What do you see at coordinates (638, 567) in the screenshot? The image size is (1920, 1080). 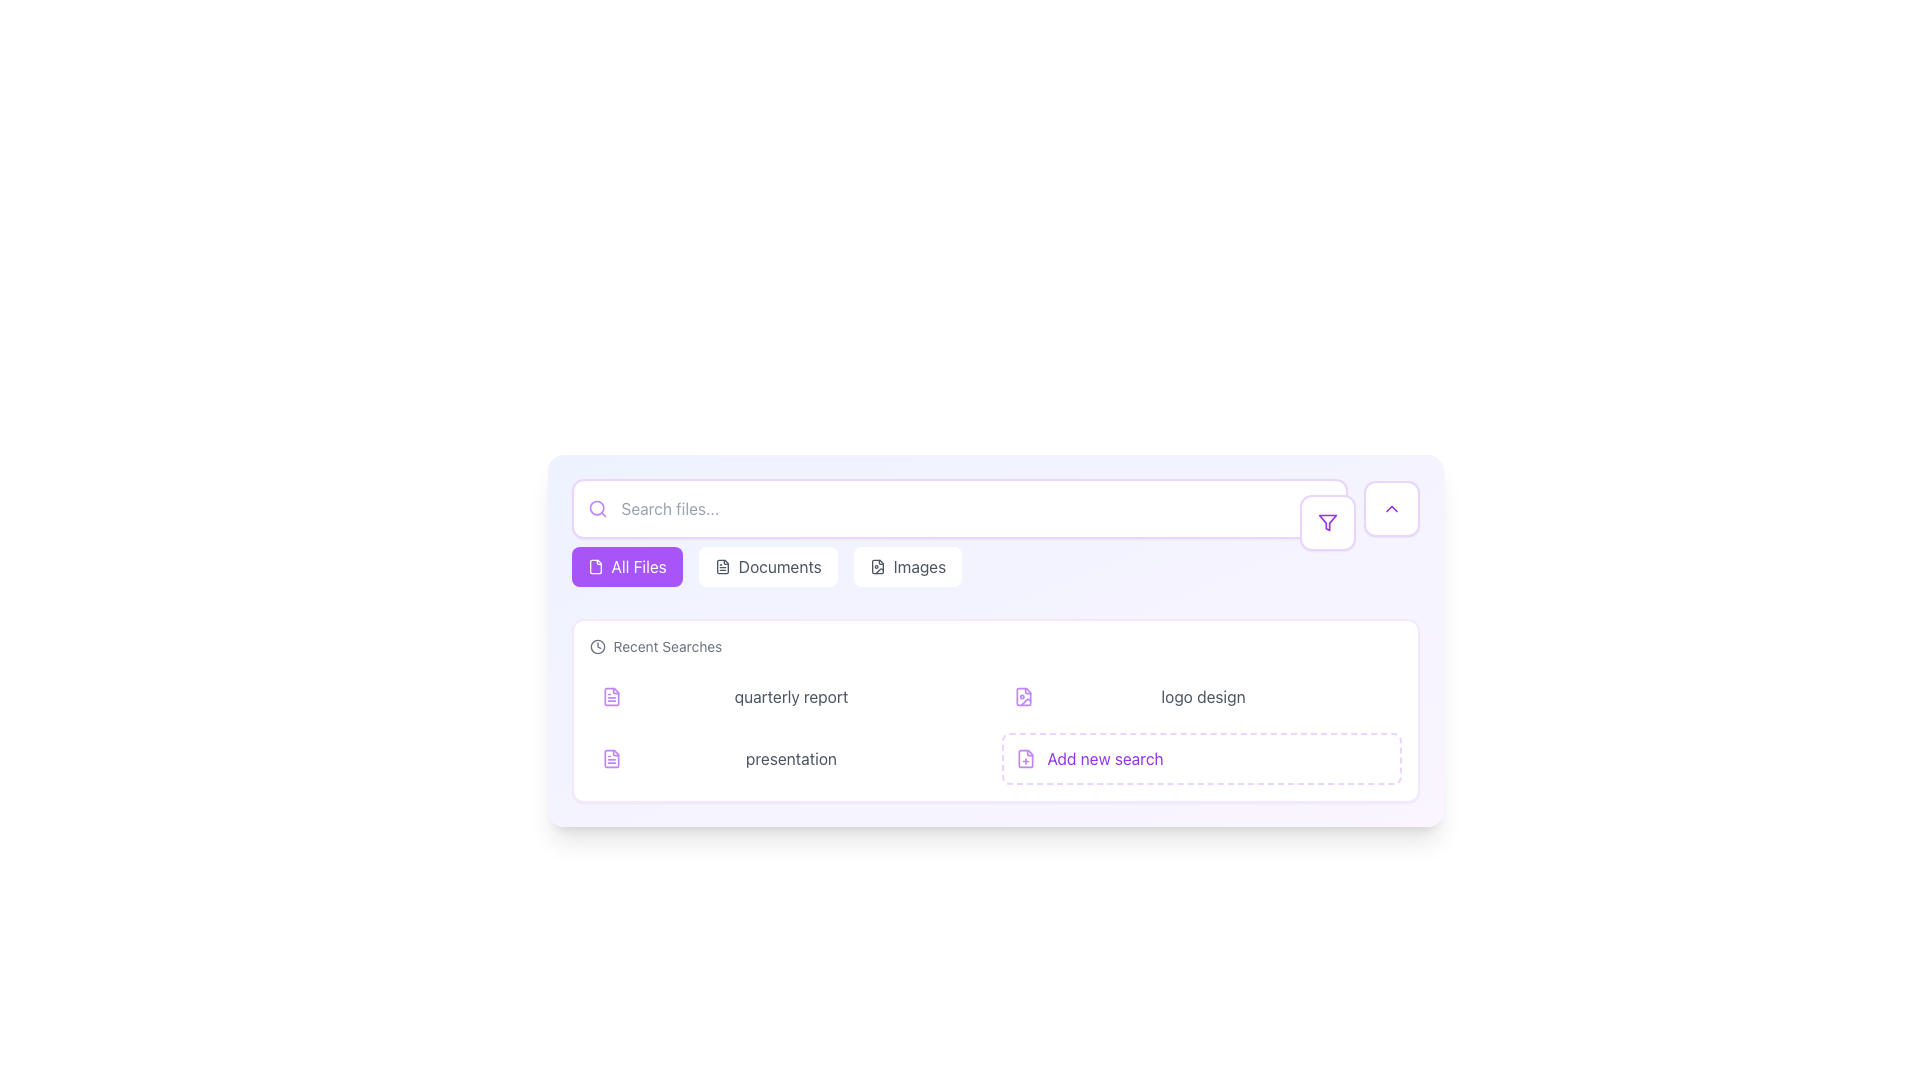 I see `the 'All Files' text label, which has white text on a purple background, to trigger a tooltip` at bounding box center [638, 567].